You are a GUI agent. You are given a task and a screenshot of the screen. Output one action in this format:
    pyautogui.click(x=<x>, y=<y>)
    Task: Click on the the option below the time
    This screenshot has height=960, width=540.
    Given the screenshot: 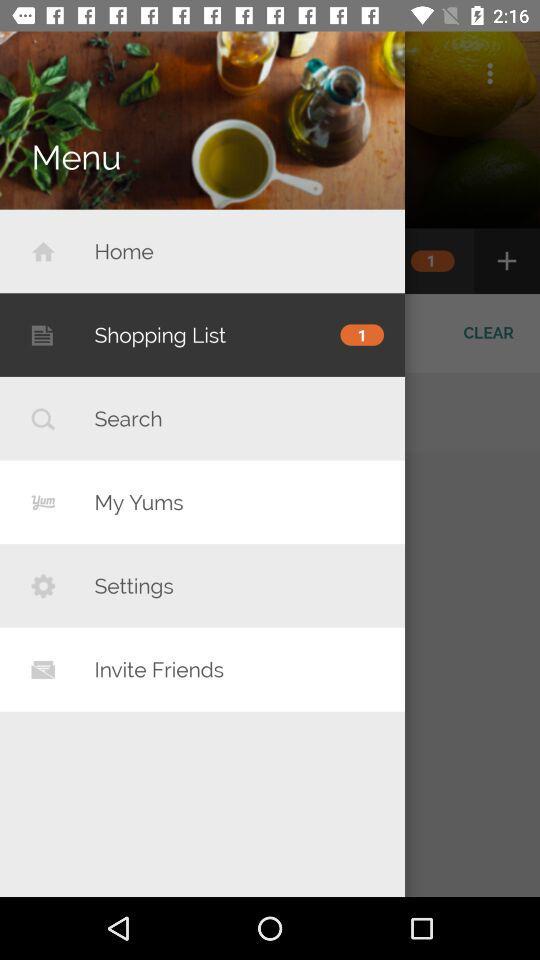 What is the action you would take?
    pyautogui.click(x=488, y=73)
    